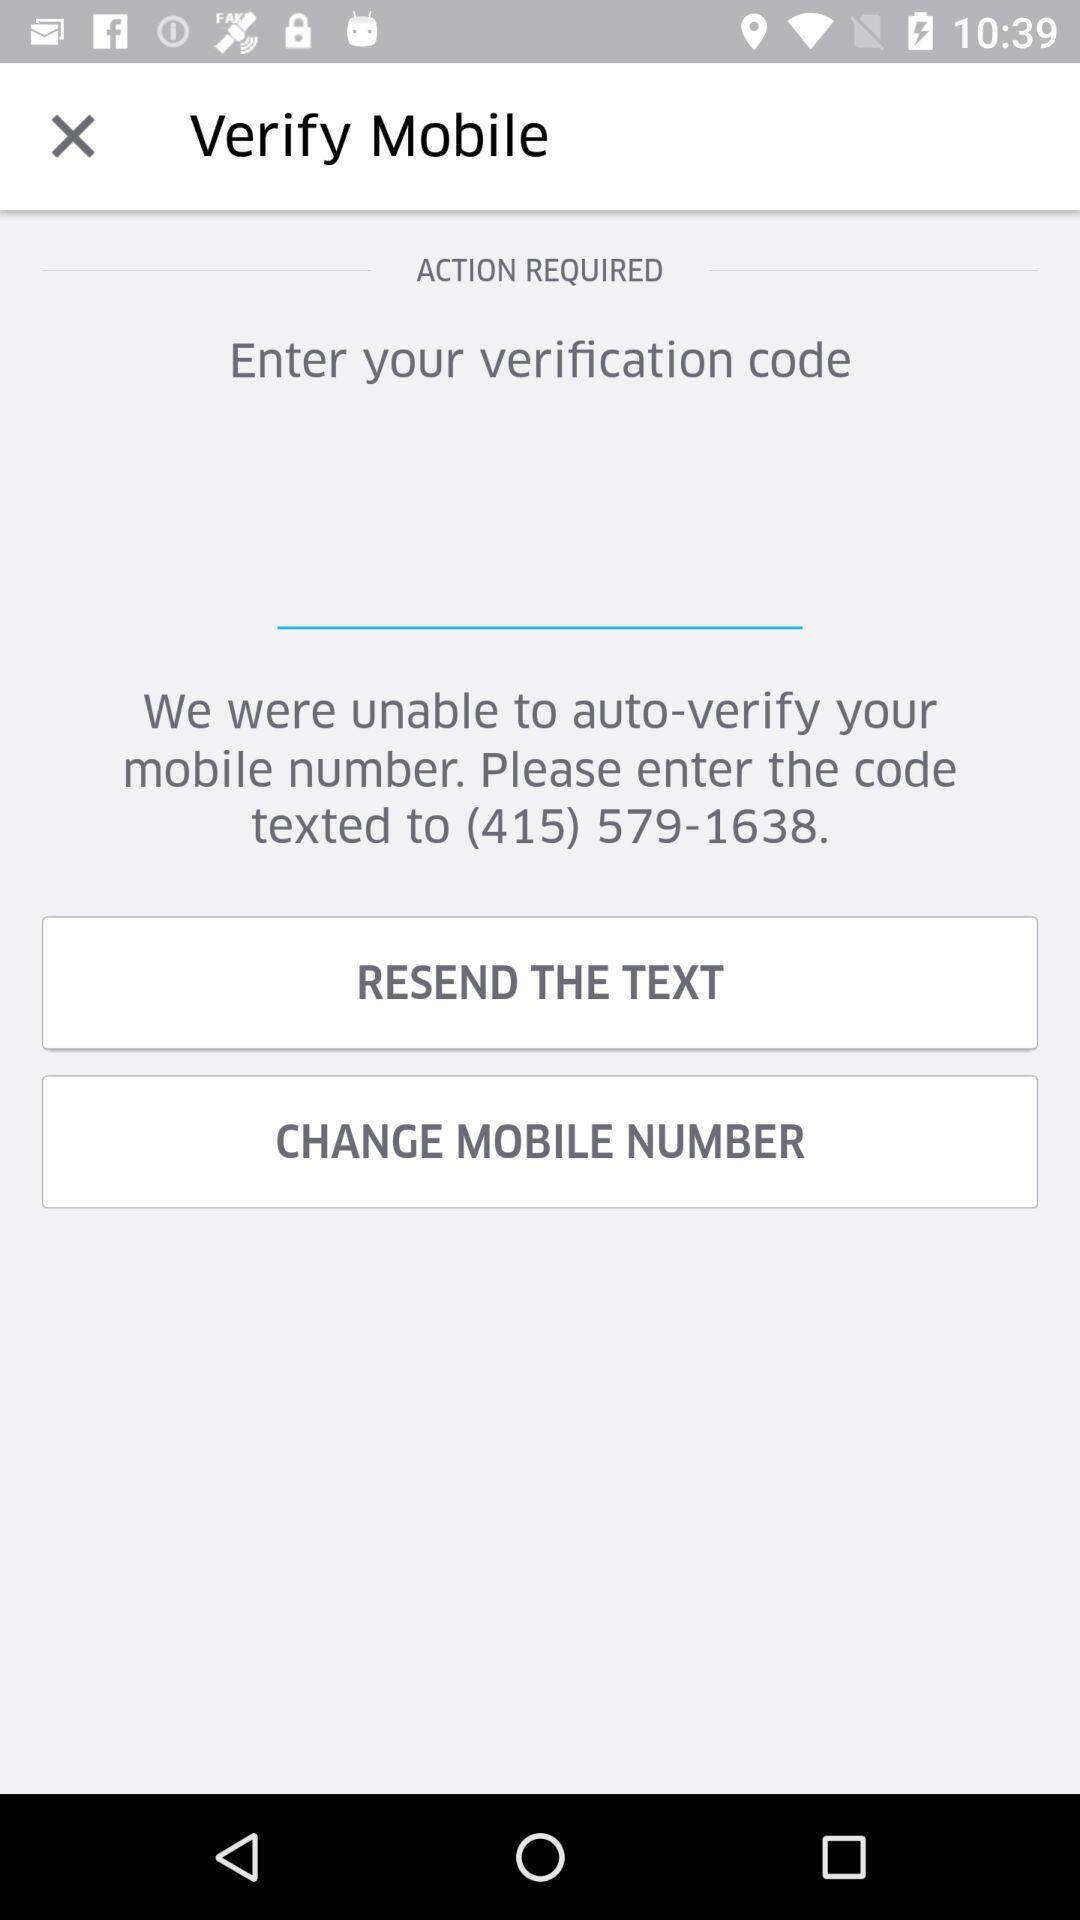 The height and width of the screenshot is (1920, 1080). What do you see at coordinates (540, 982) in the screenshot?
I see `the icon below we were unable` at bounding box center [540, 982].